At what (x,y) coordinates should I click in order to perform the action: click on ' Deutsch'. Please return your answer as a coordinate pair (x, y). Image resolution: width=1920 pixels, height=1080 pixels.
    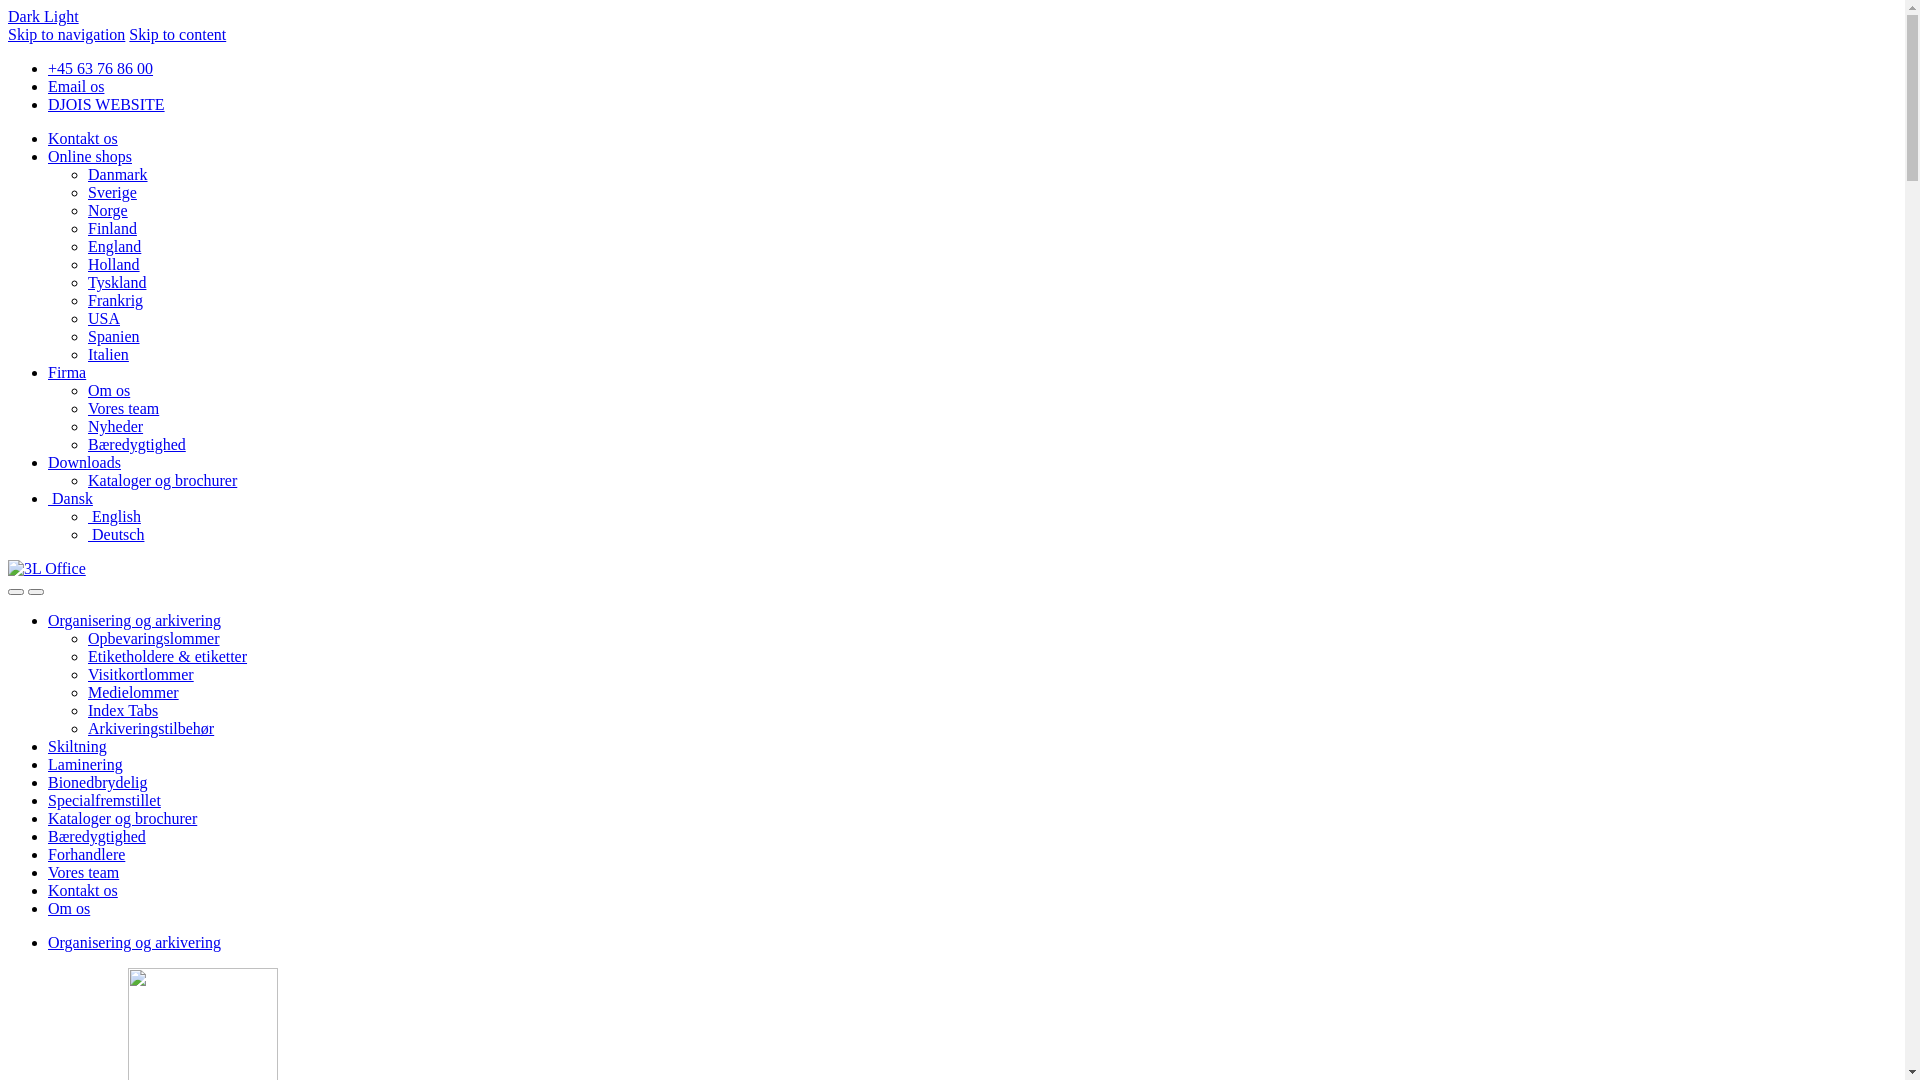
    Looking at the image, I should click on (114, 533).